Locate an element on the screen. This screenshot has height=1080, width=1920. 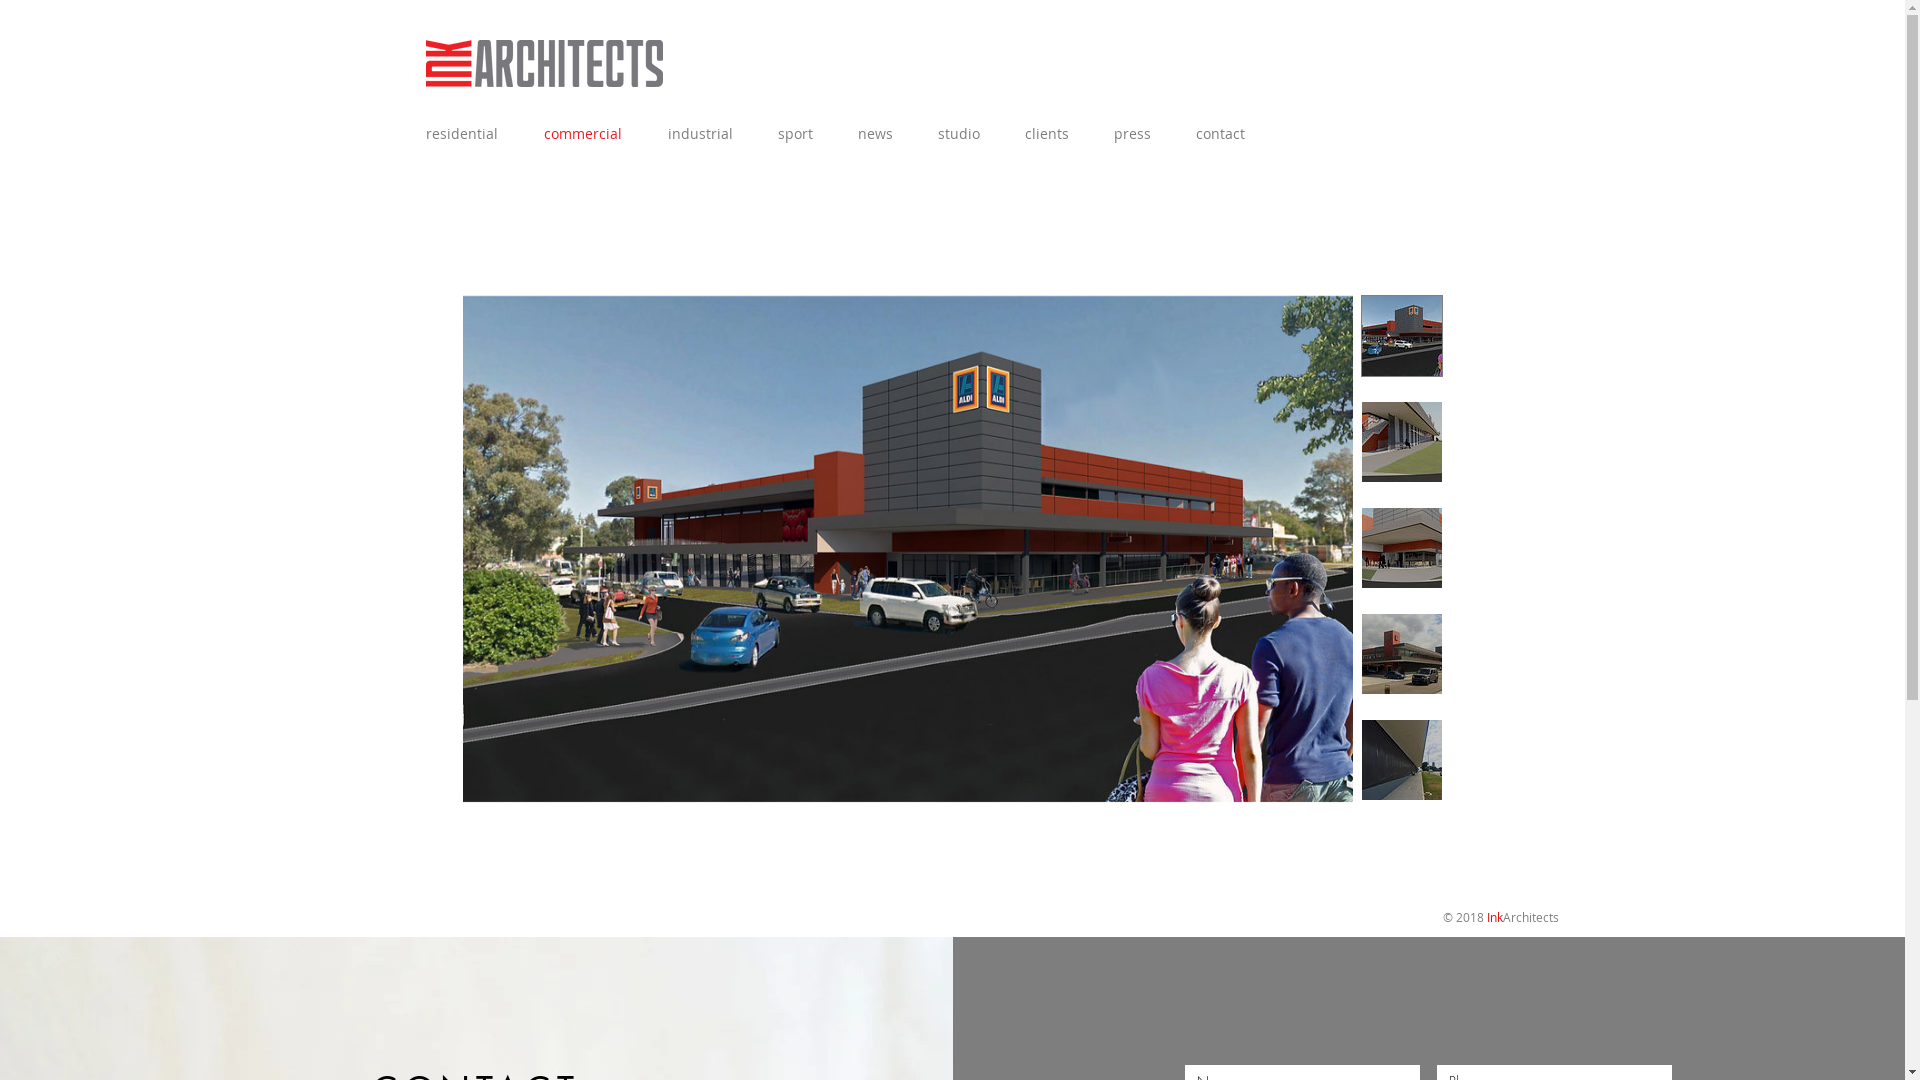
'studio' is located at coordinates (920, 133).